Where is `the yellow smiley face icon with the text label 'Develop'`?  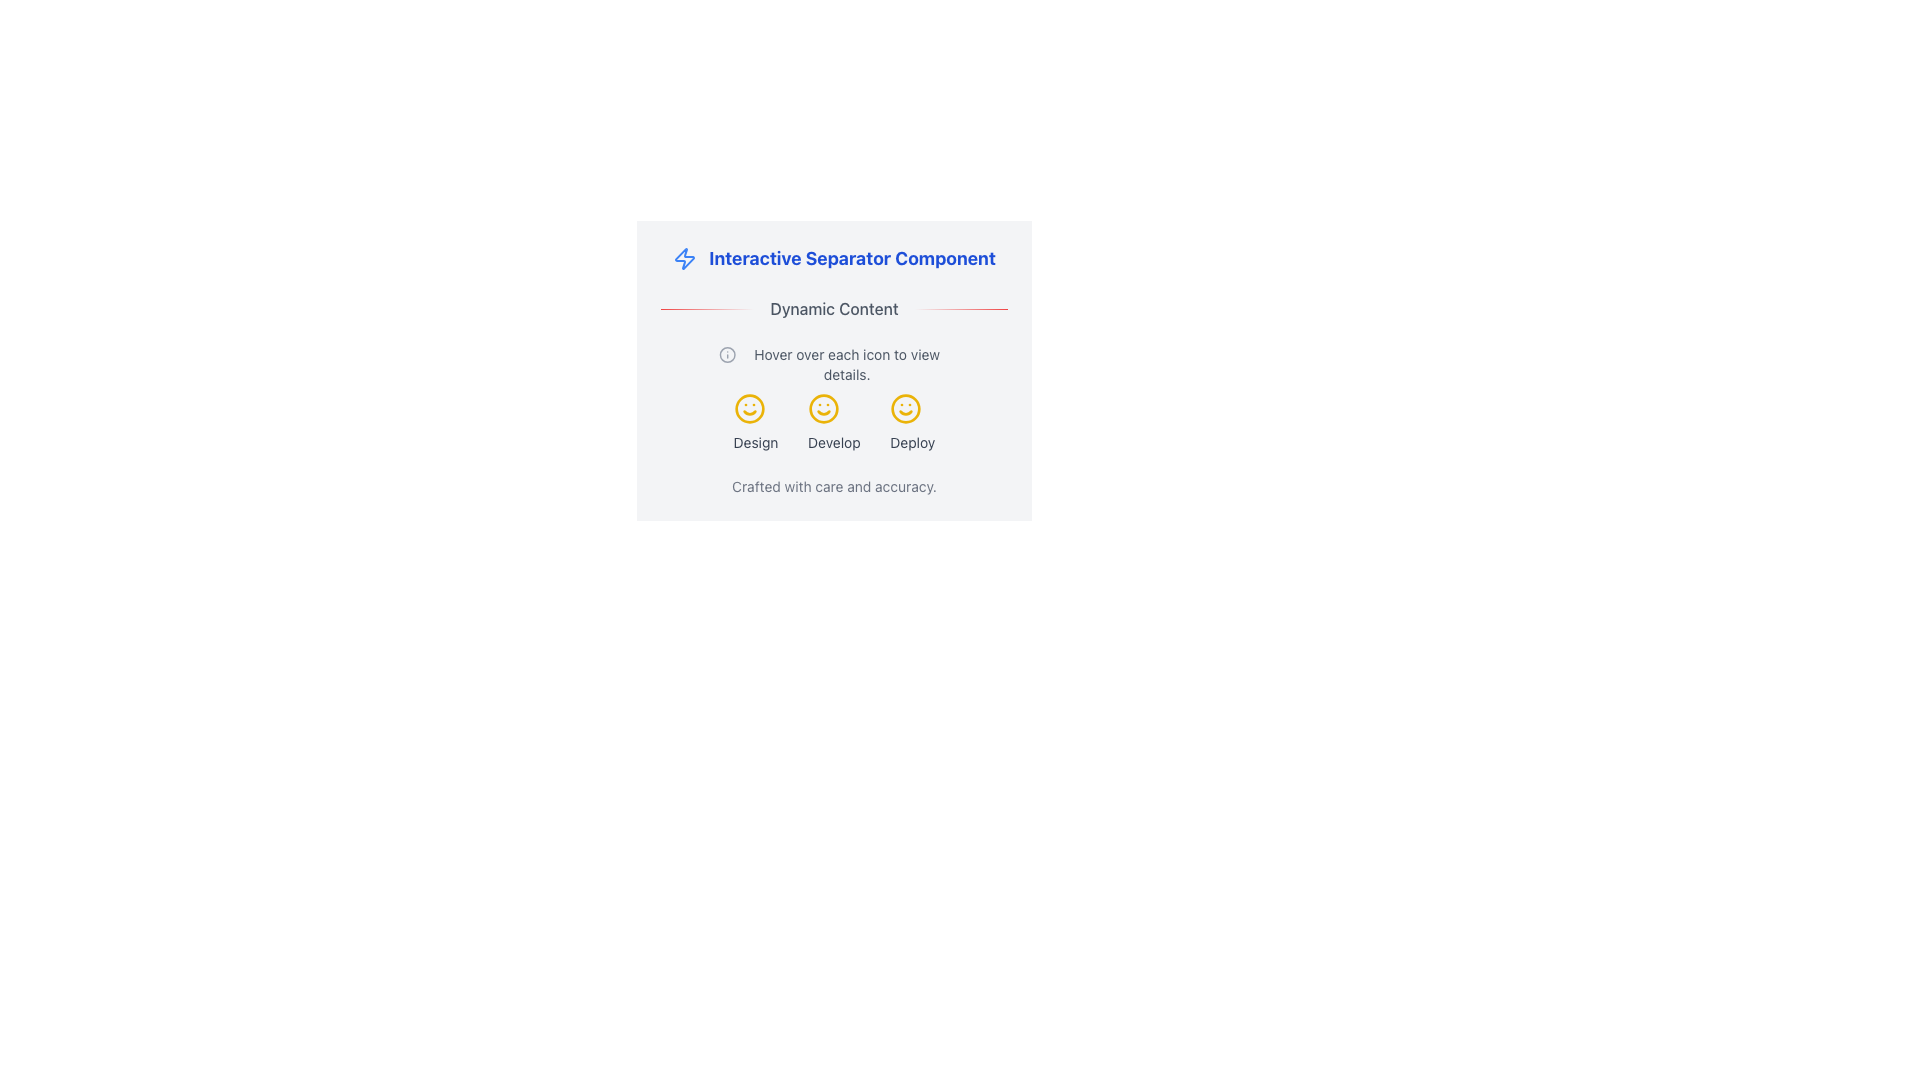 the yellow smiley face icon with the text label 'Develop' is located at coordinates (834, 422).